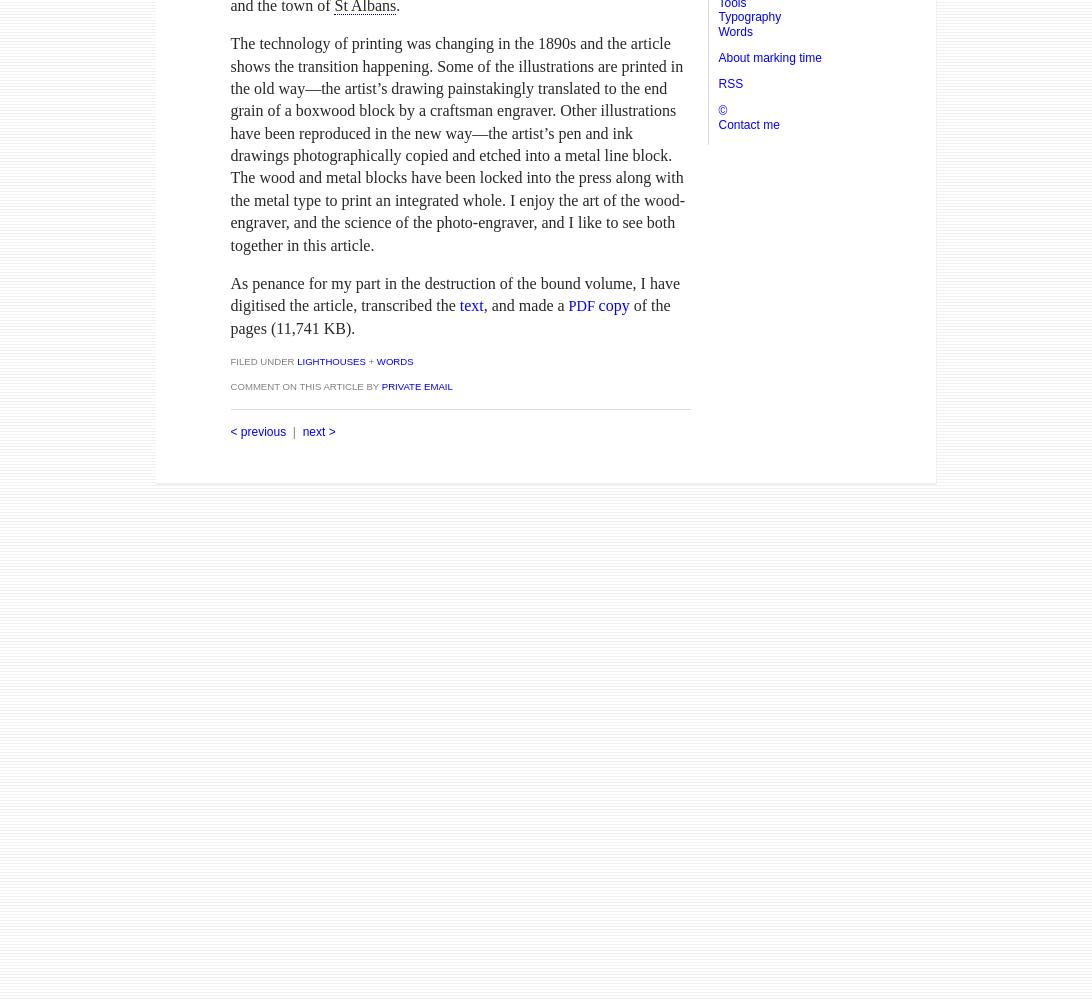 Image resolution: width=1092 pixels, height=1000 pixels. What do you see at coordinates (258, 431) in the screenshot?
I see `'< previous'` at bounding box center [258, 431].